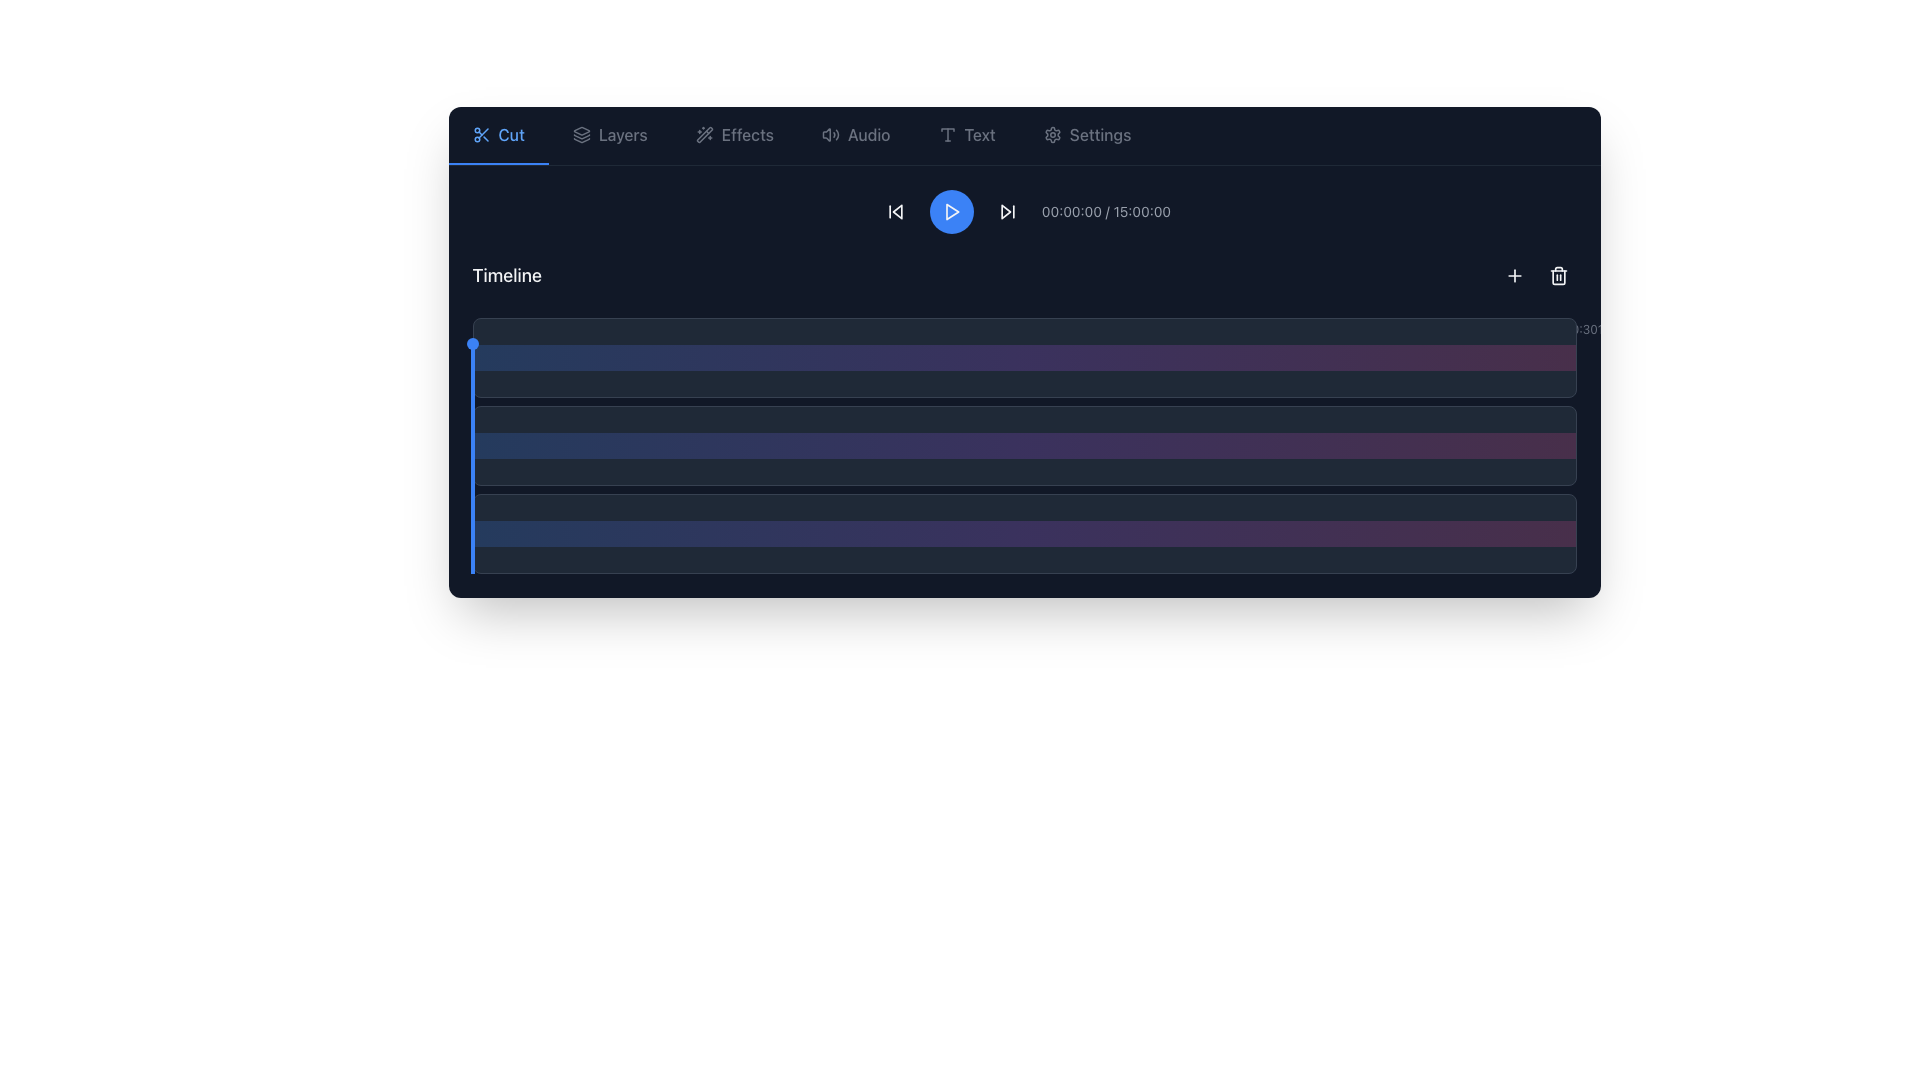 This screenshot has height=1080, width=1920. I want to click on the blue scissors icon located at the top-left corner of the interface, preceding the 'Cut' label, so click(481, 135).